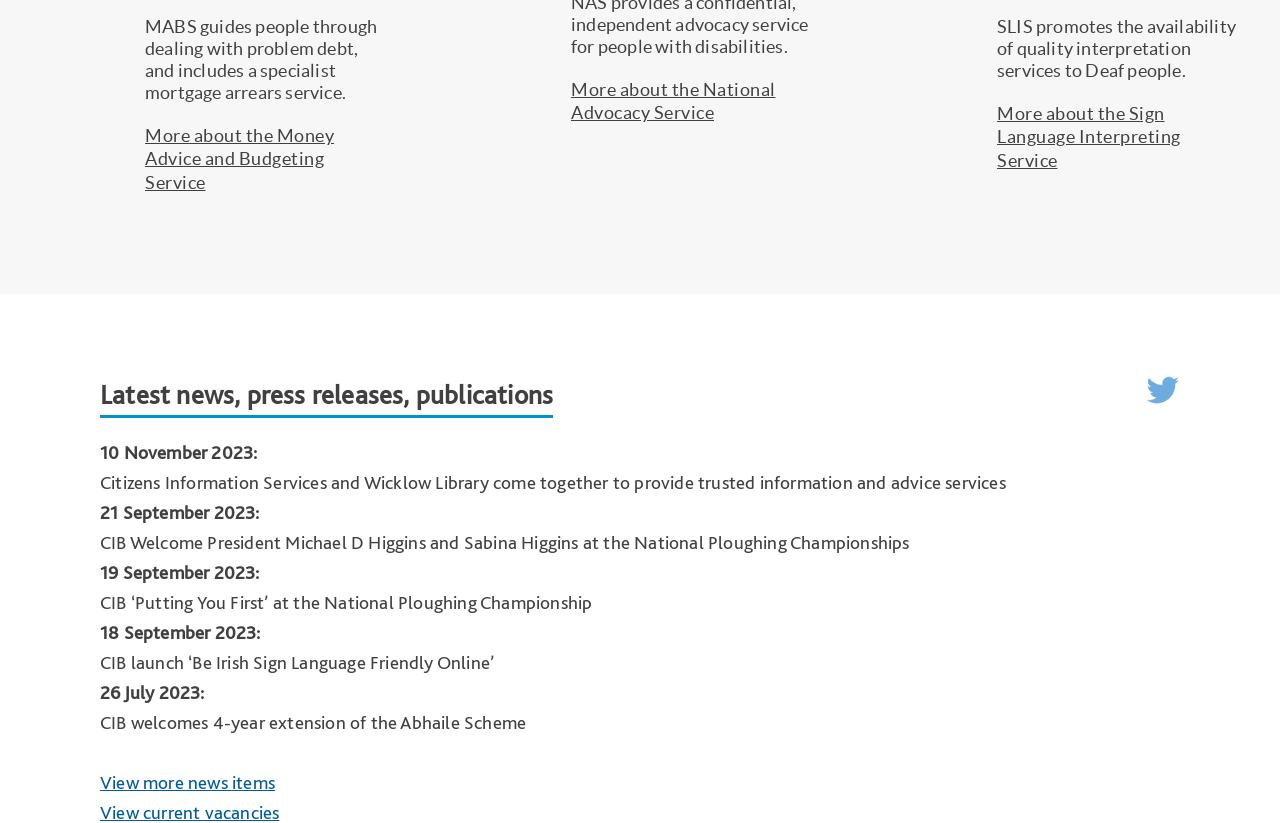 This screenshot has width=1280, height=823. What do you see at coordinates (311, 721) in the screenshot?
I see `'CIB welcomes 4-year extension of the Abhaile Scheme'` at bounding box center [311, 721].